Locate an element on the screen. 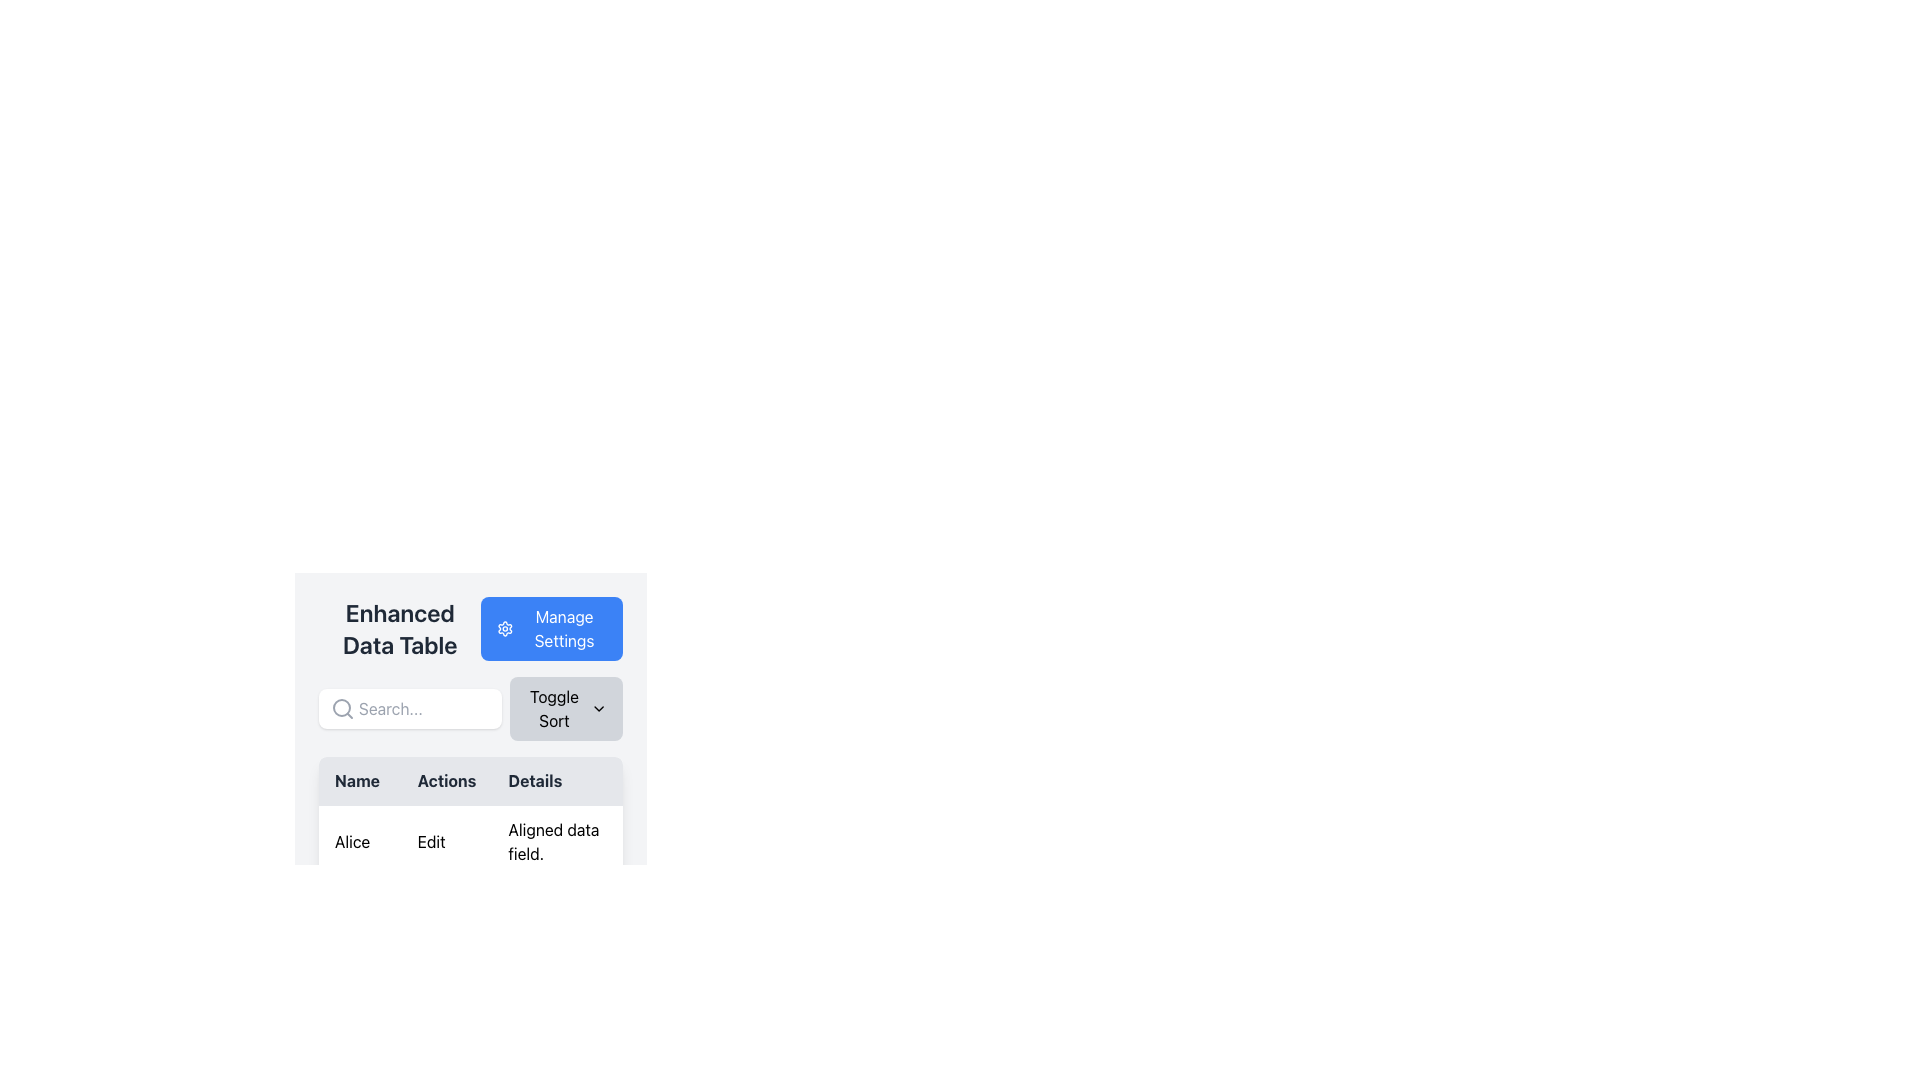 This screenshot has height=1080, width=1920. text displayed in the rightmost cell of the 'Details' column for the row associated with 'Alice' is located at coordinates (557, 841).